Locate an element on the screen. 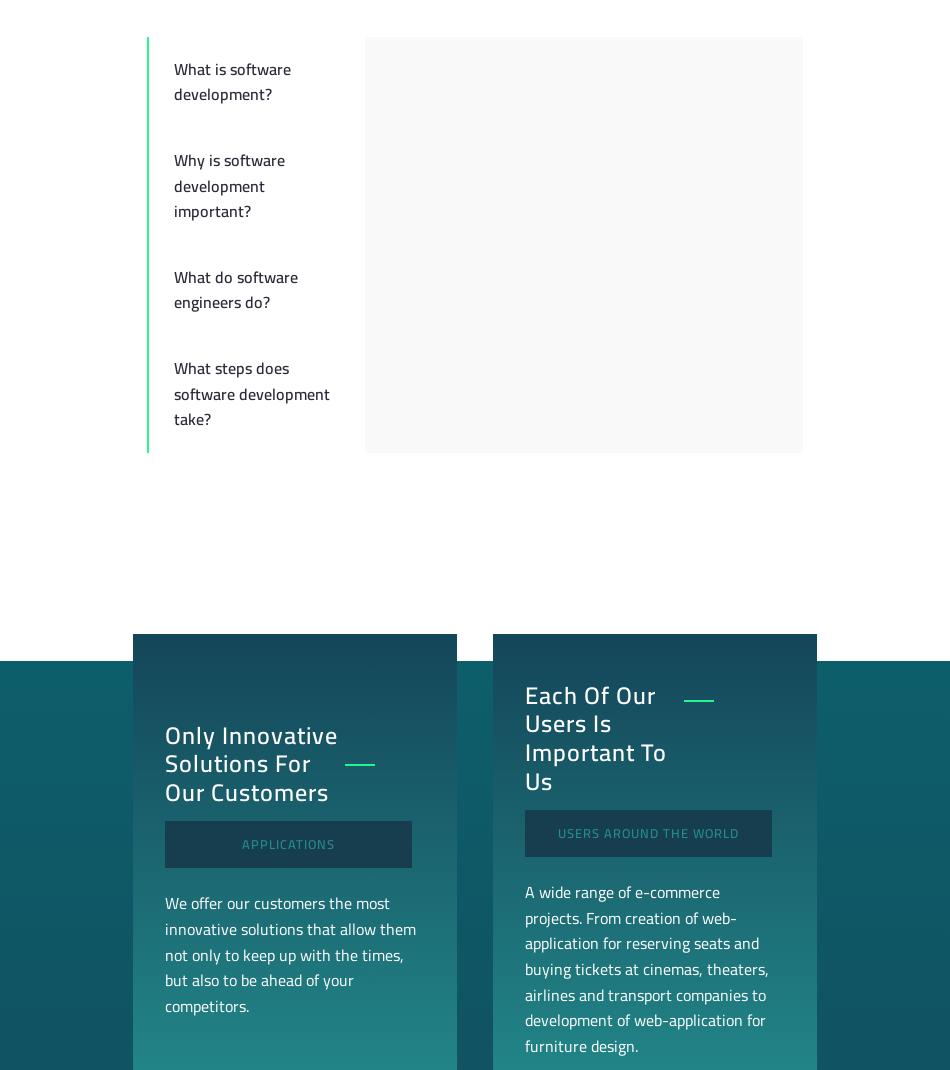 The image size is (950, 1070). 'Applications' is located at coordinates (287, 843).